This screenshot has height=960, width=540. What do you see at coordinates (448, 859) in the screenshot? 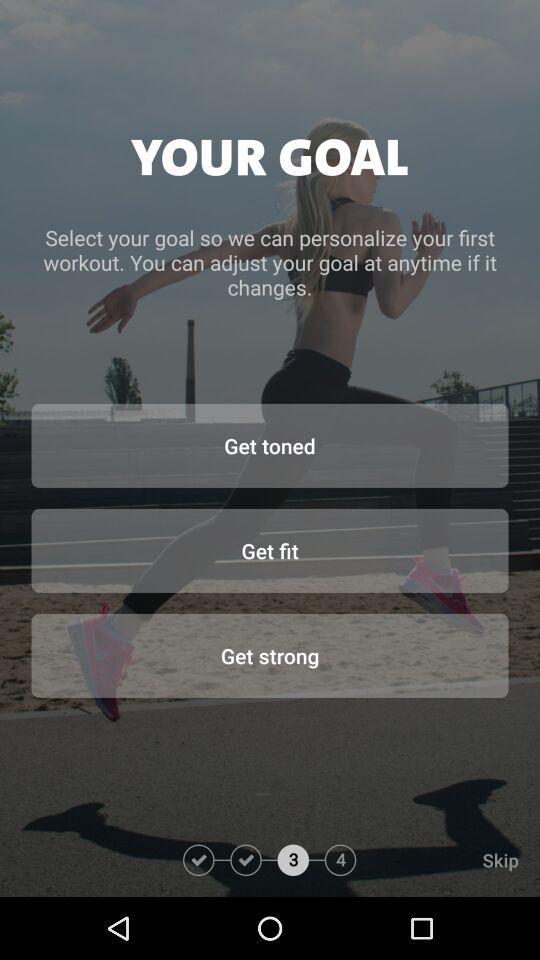
I see `the skip` at bounding box center [448, 859].